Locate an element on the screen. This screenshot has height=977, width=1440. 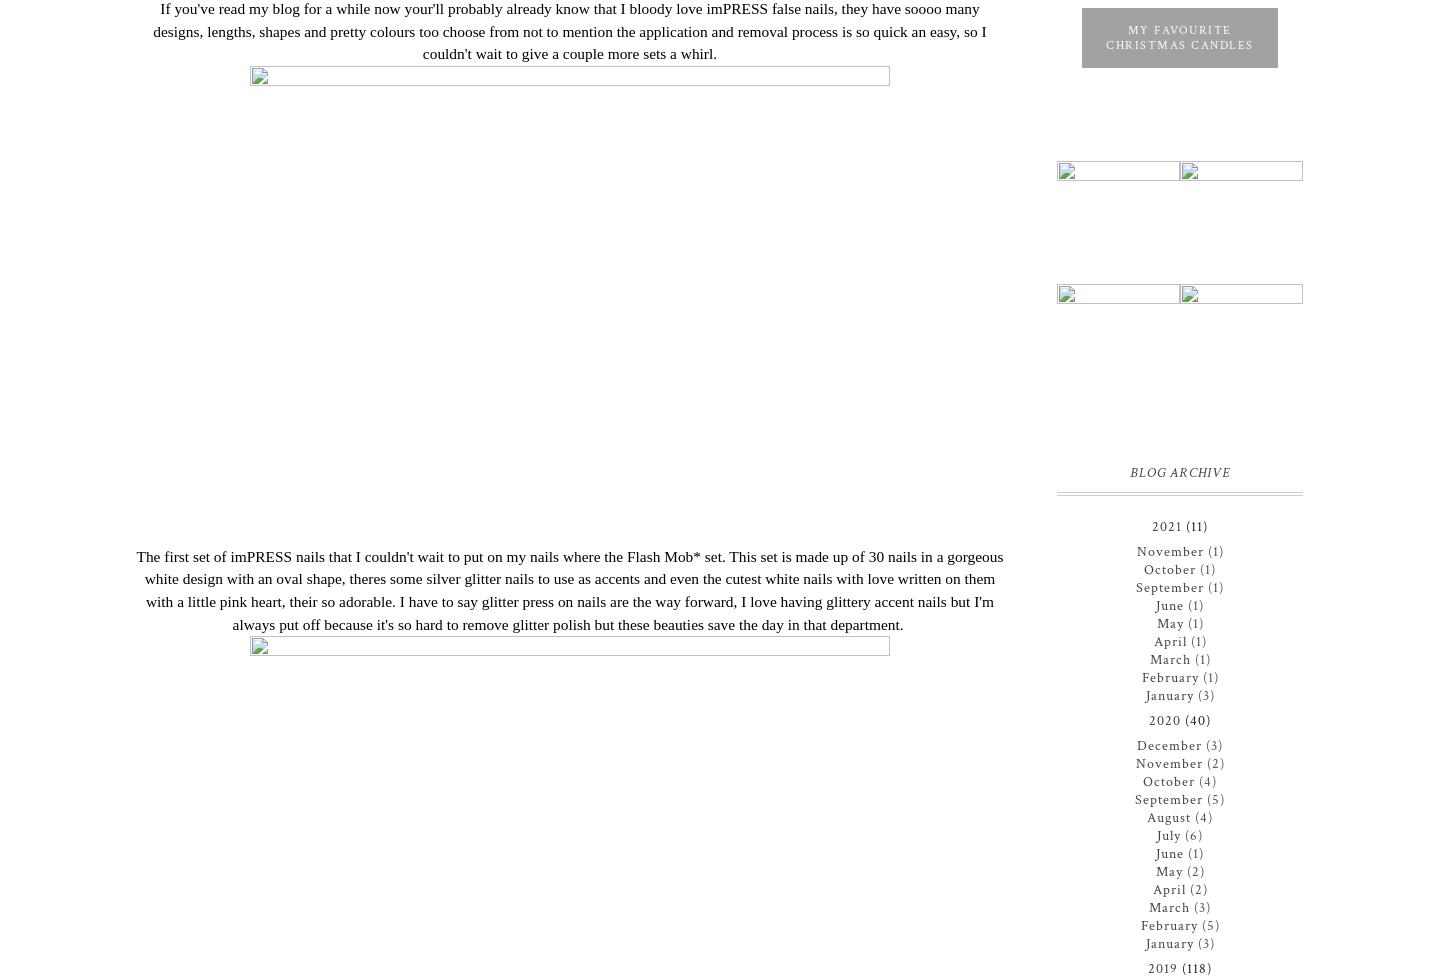
'(11)' is located at coordinates (1197, 525).